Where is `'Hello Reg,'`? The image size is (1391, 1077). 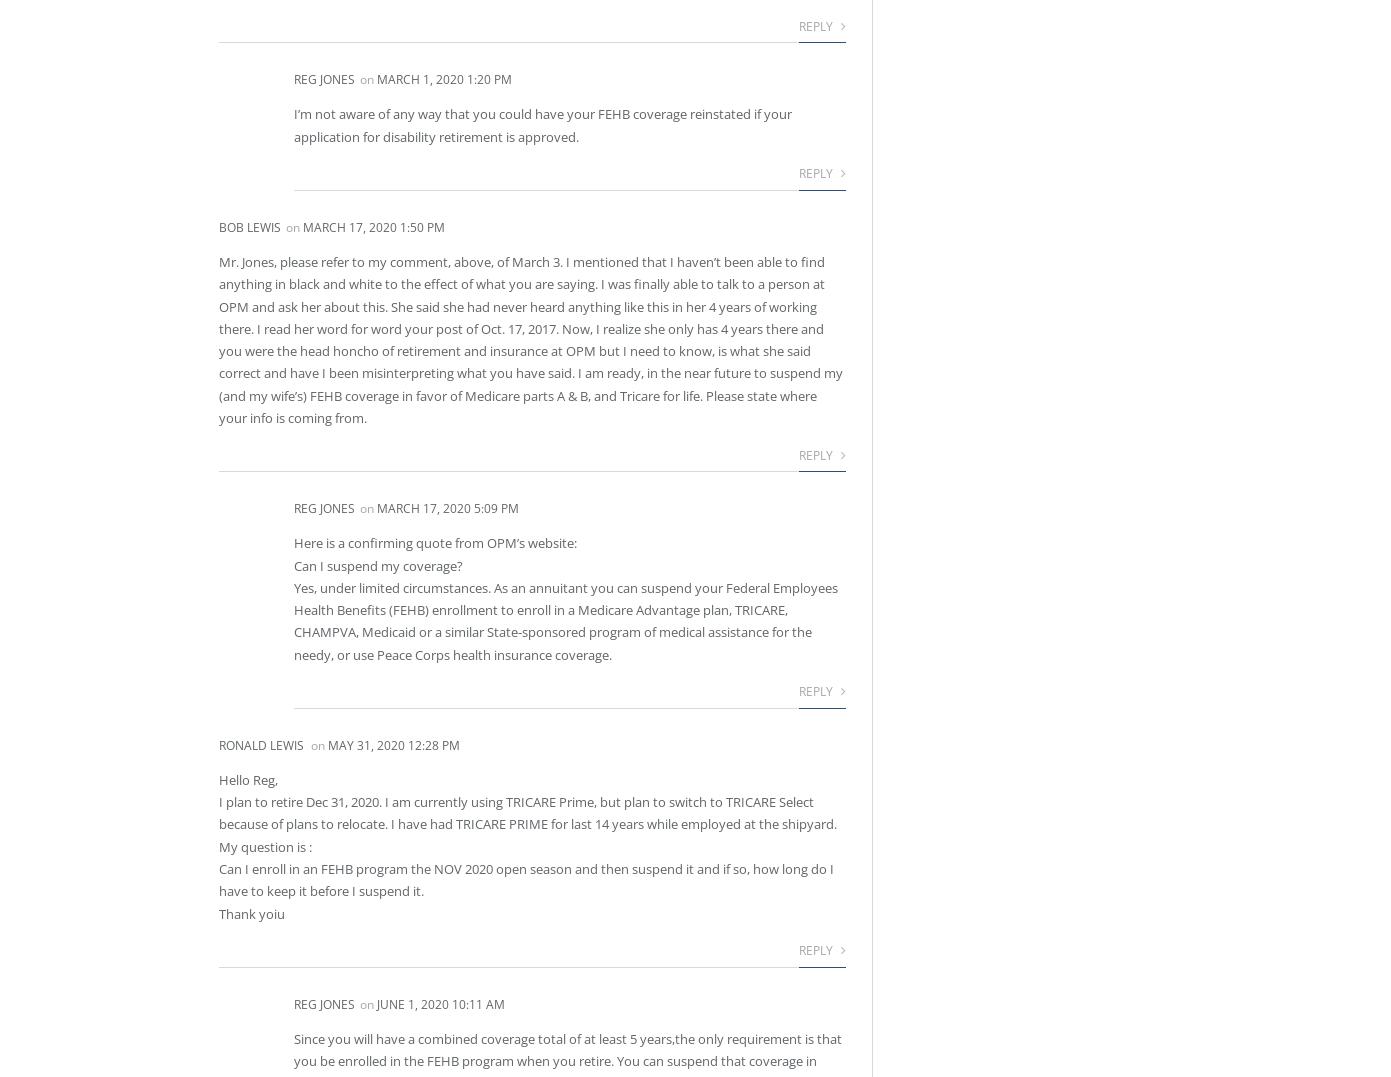 'Hello Reg,' is located at coordinates (247, 777).